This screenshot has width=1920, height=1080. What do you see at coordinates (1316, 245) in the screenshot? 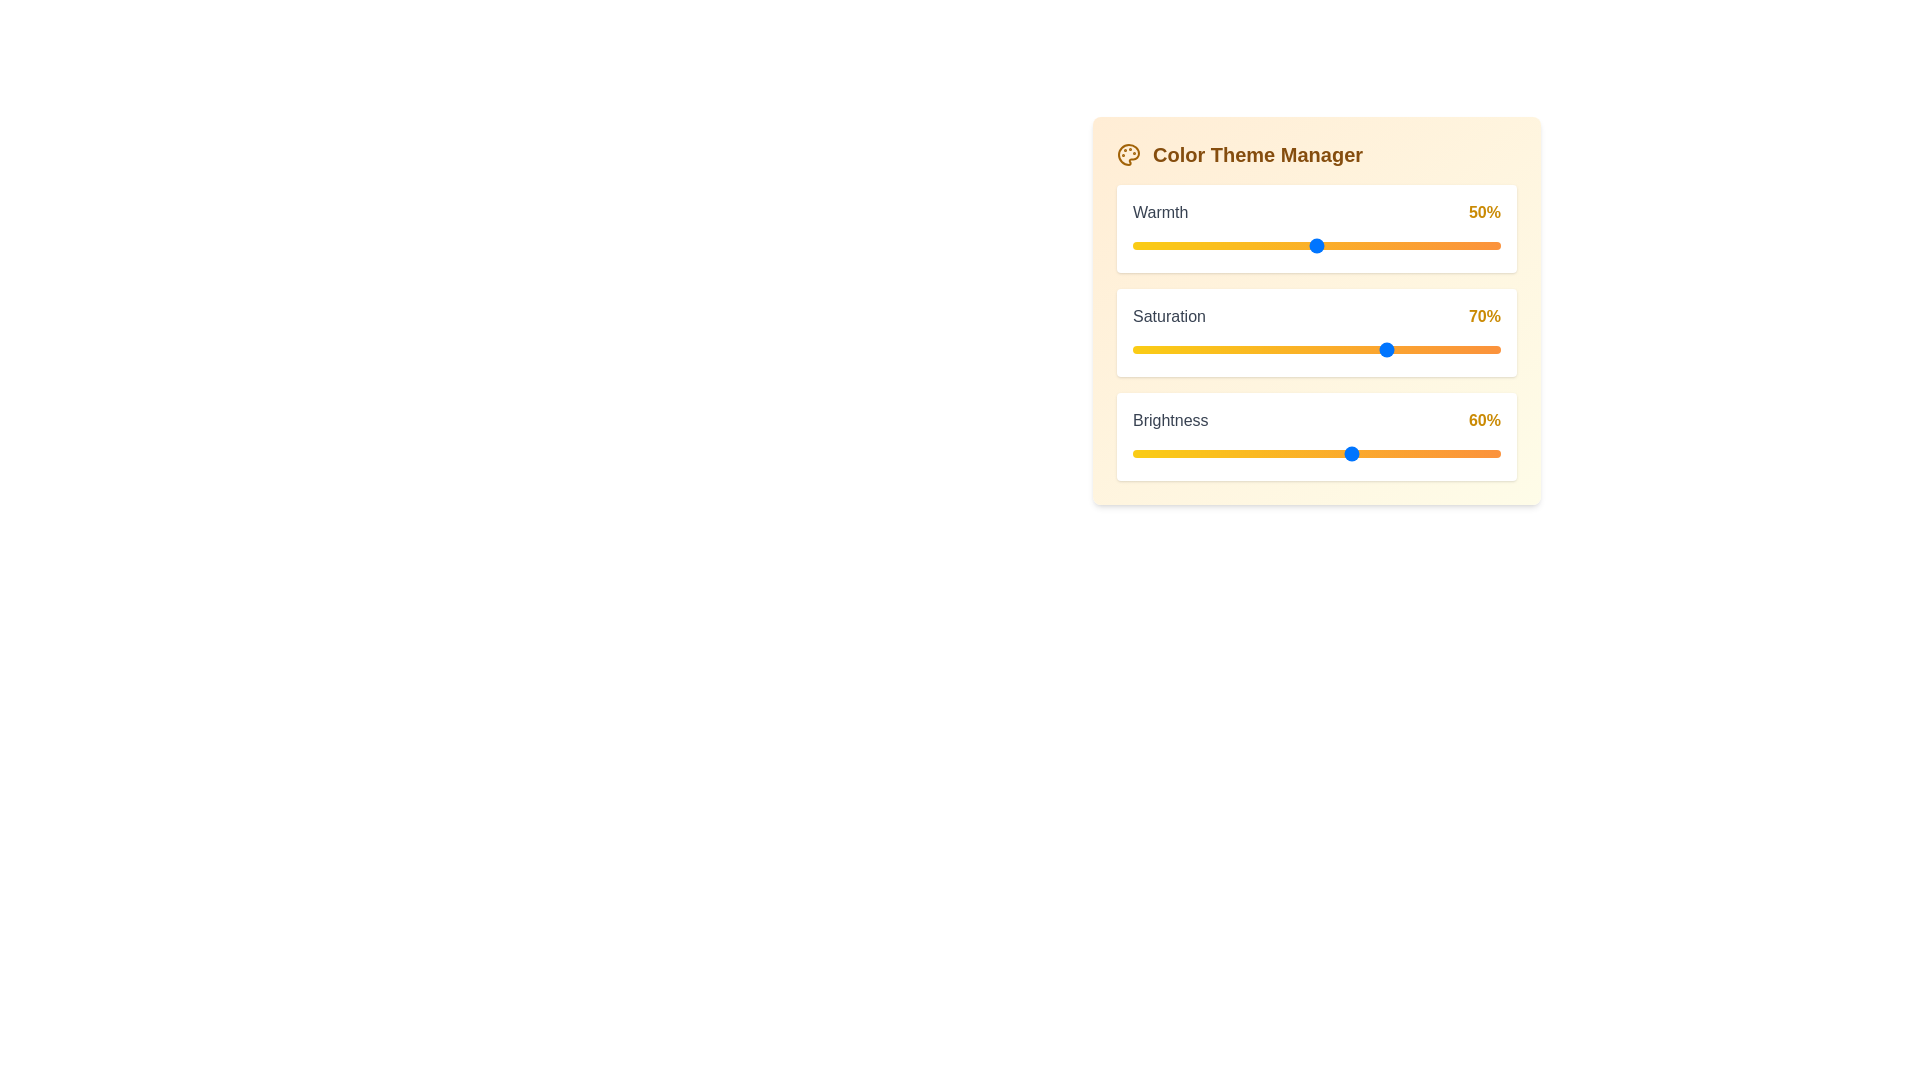
I see `the slider for Warmth` at bounding box center [1316, 245].